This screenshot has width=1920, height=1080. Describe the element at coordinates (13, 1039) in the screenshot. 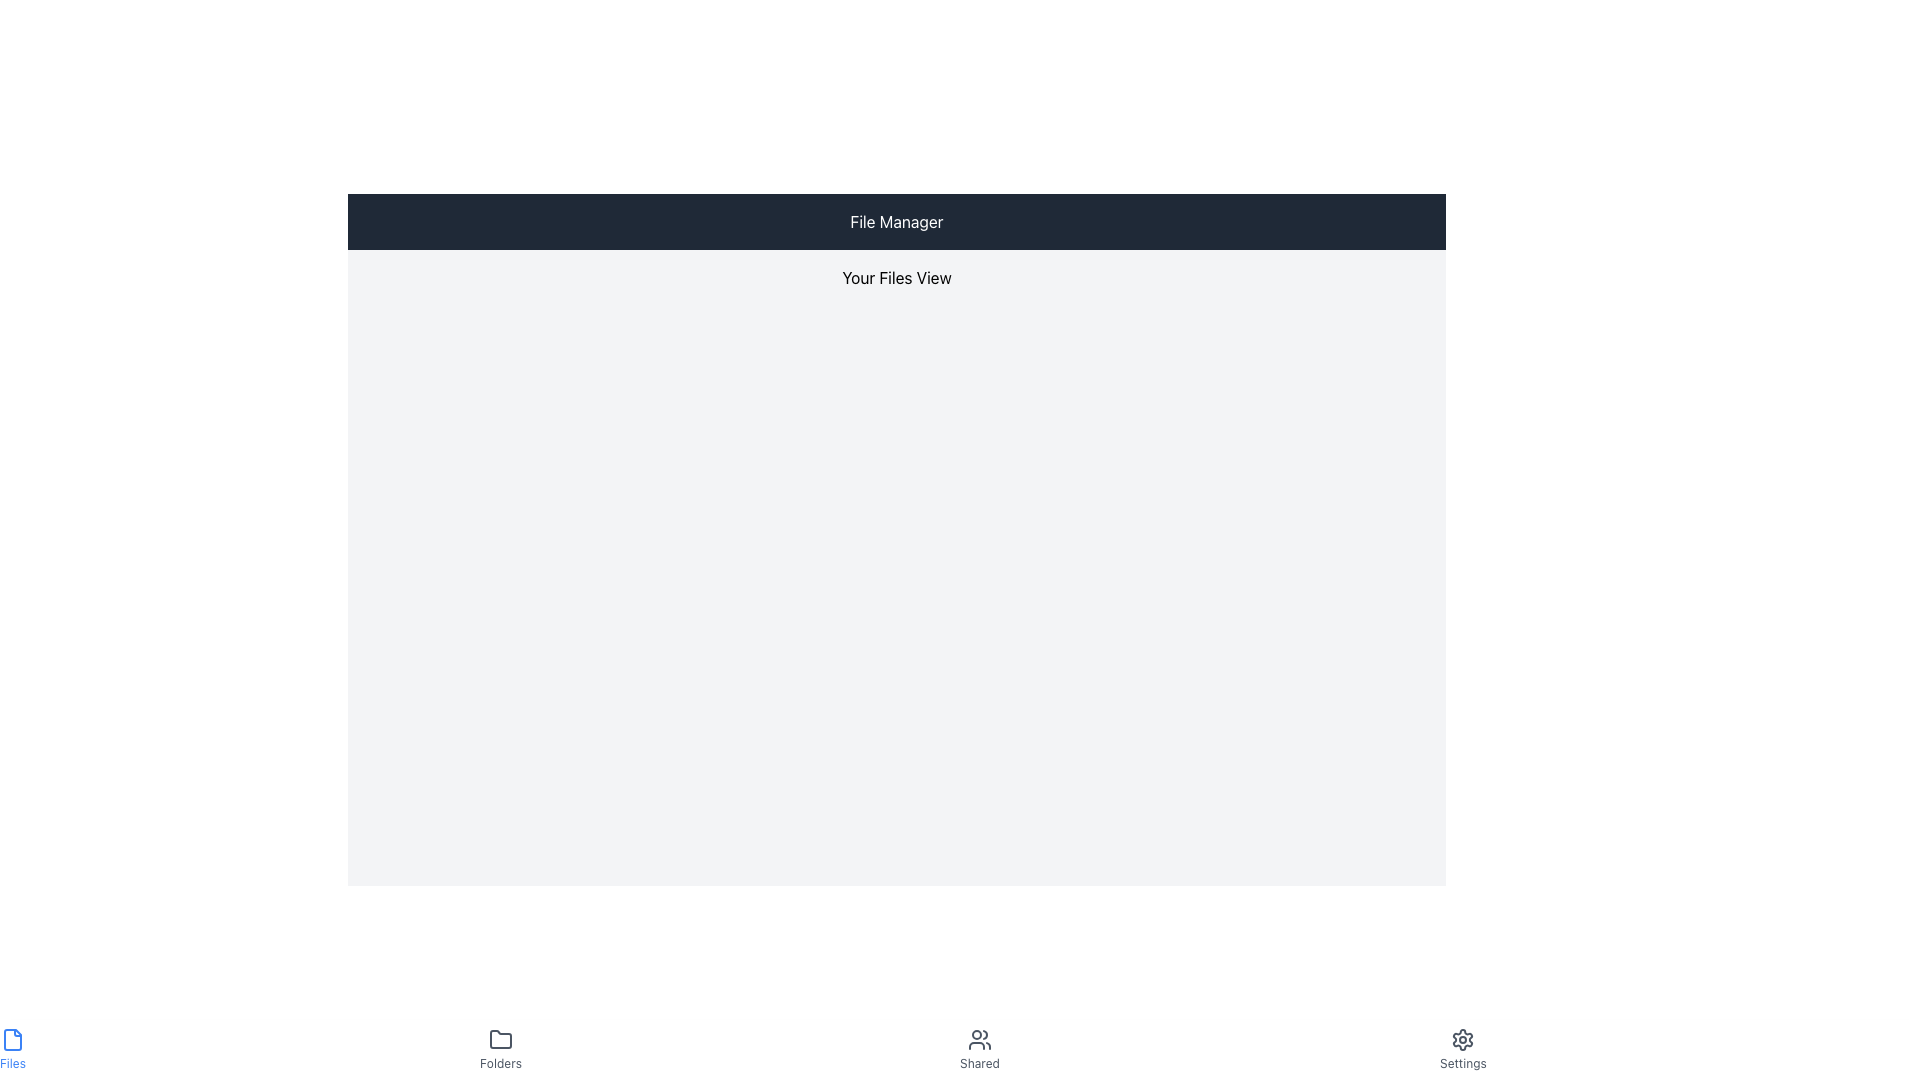

I see `the 'Files' SVG Icon in the bottom left corner of the navigation bar` at that location.